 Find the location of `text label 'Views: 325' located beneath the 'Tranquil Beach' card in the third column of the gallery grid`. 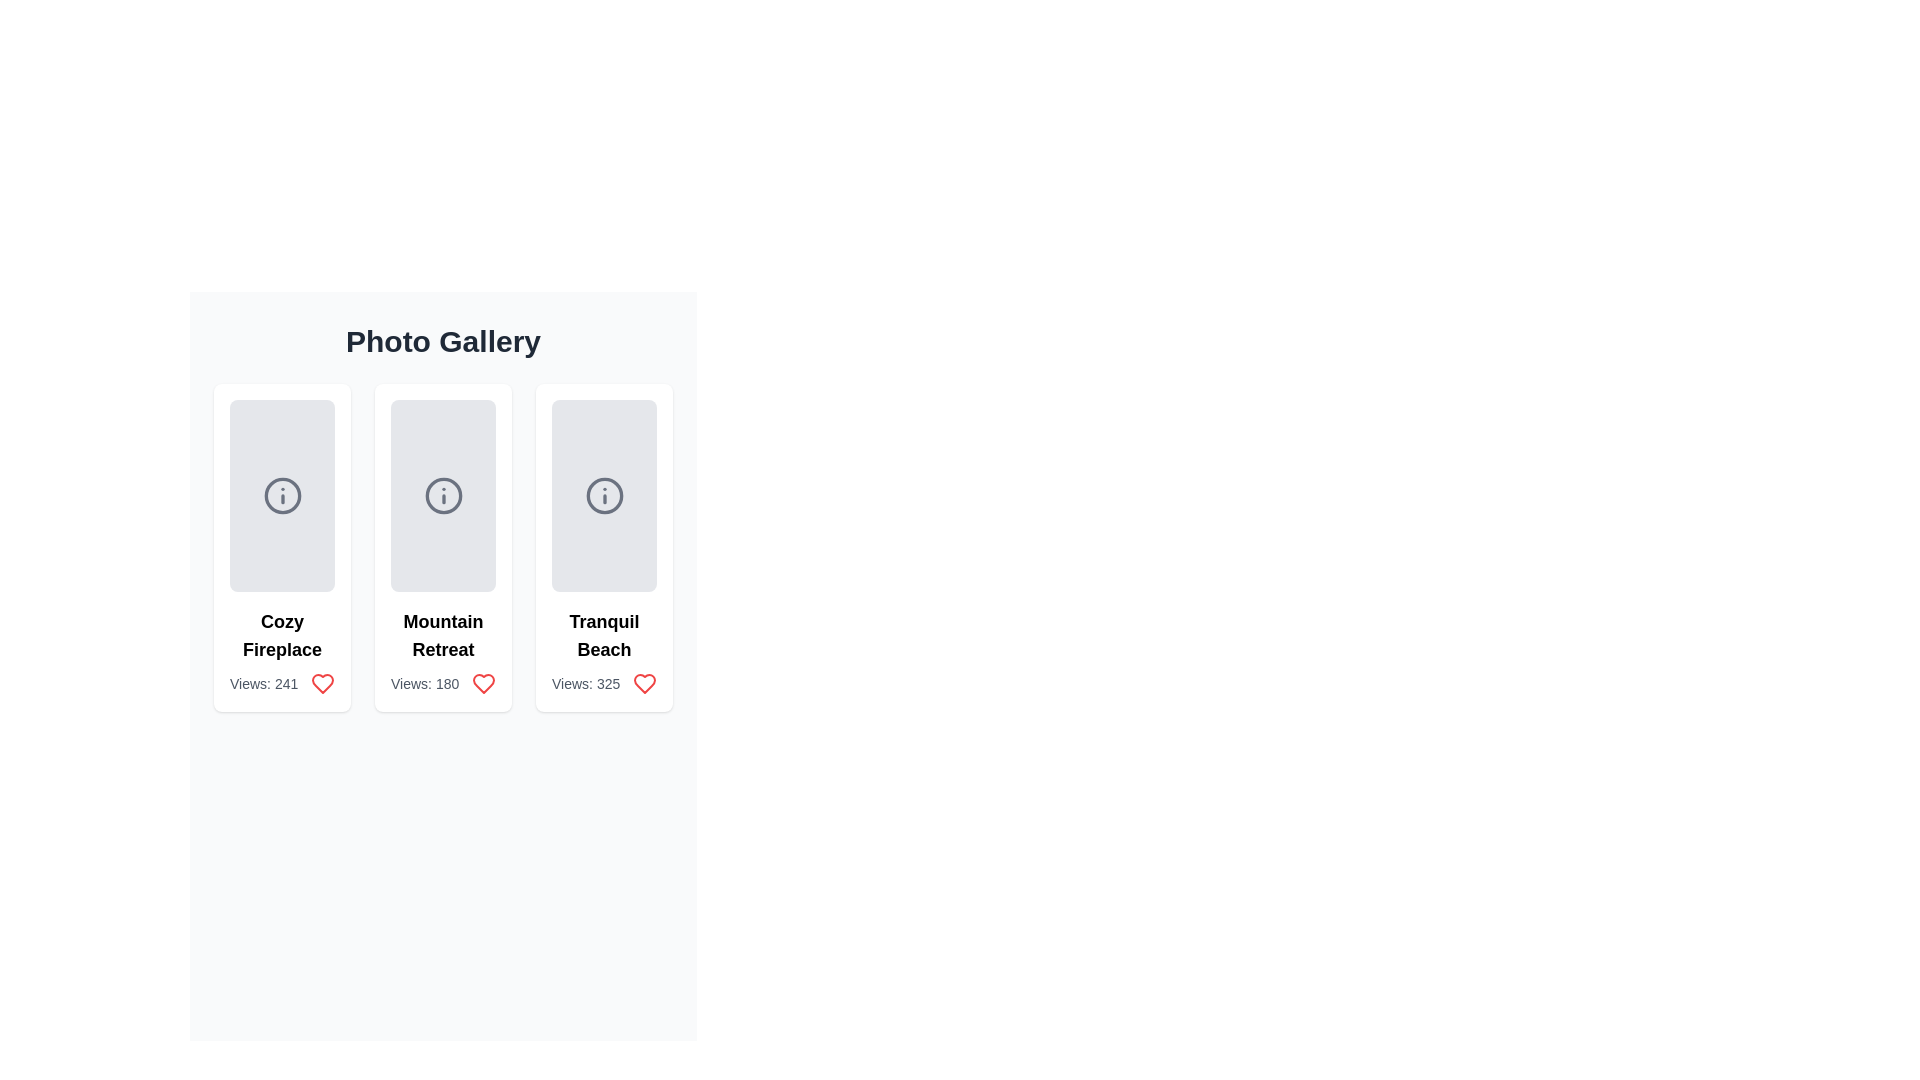

text label 'Views: 325' located beneath the 'Tranquil Beach' card in the third column of the gallery grid is located at coordinates (585, 682).